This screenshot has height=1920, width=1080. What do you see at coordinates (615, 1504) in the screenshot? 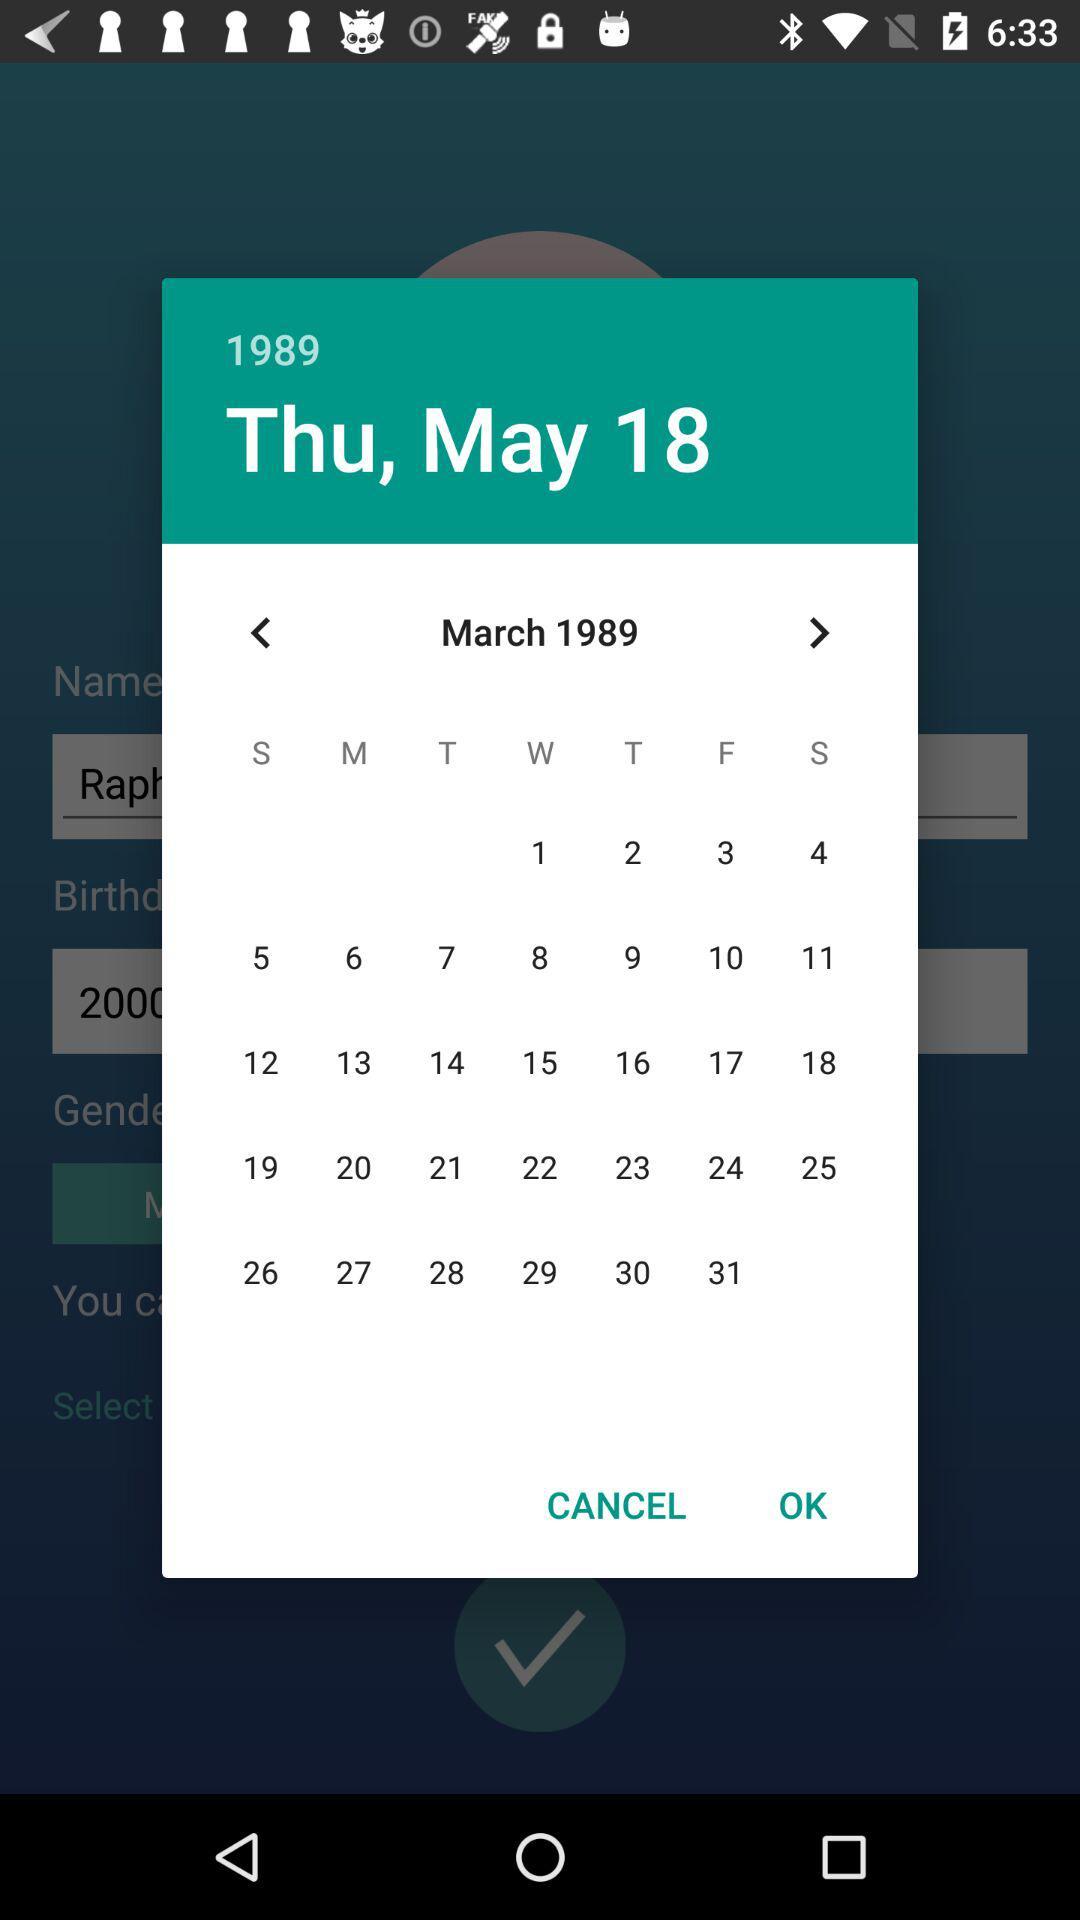
I see `the cancel` at bounding box center [615, 1504].